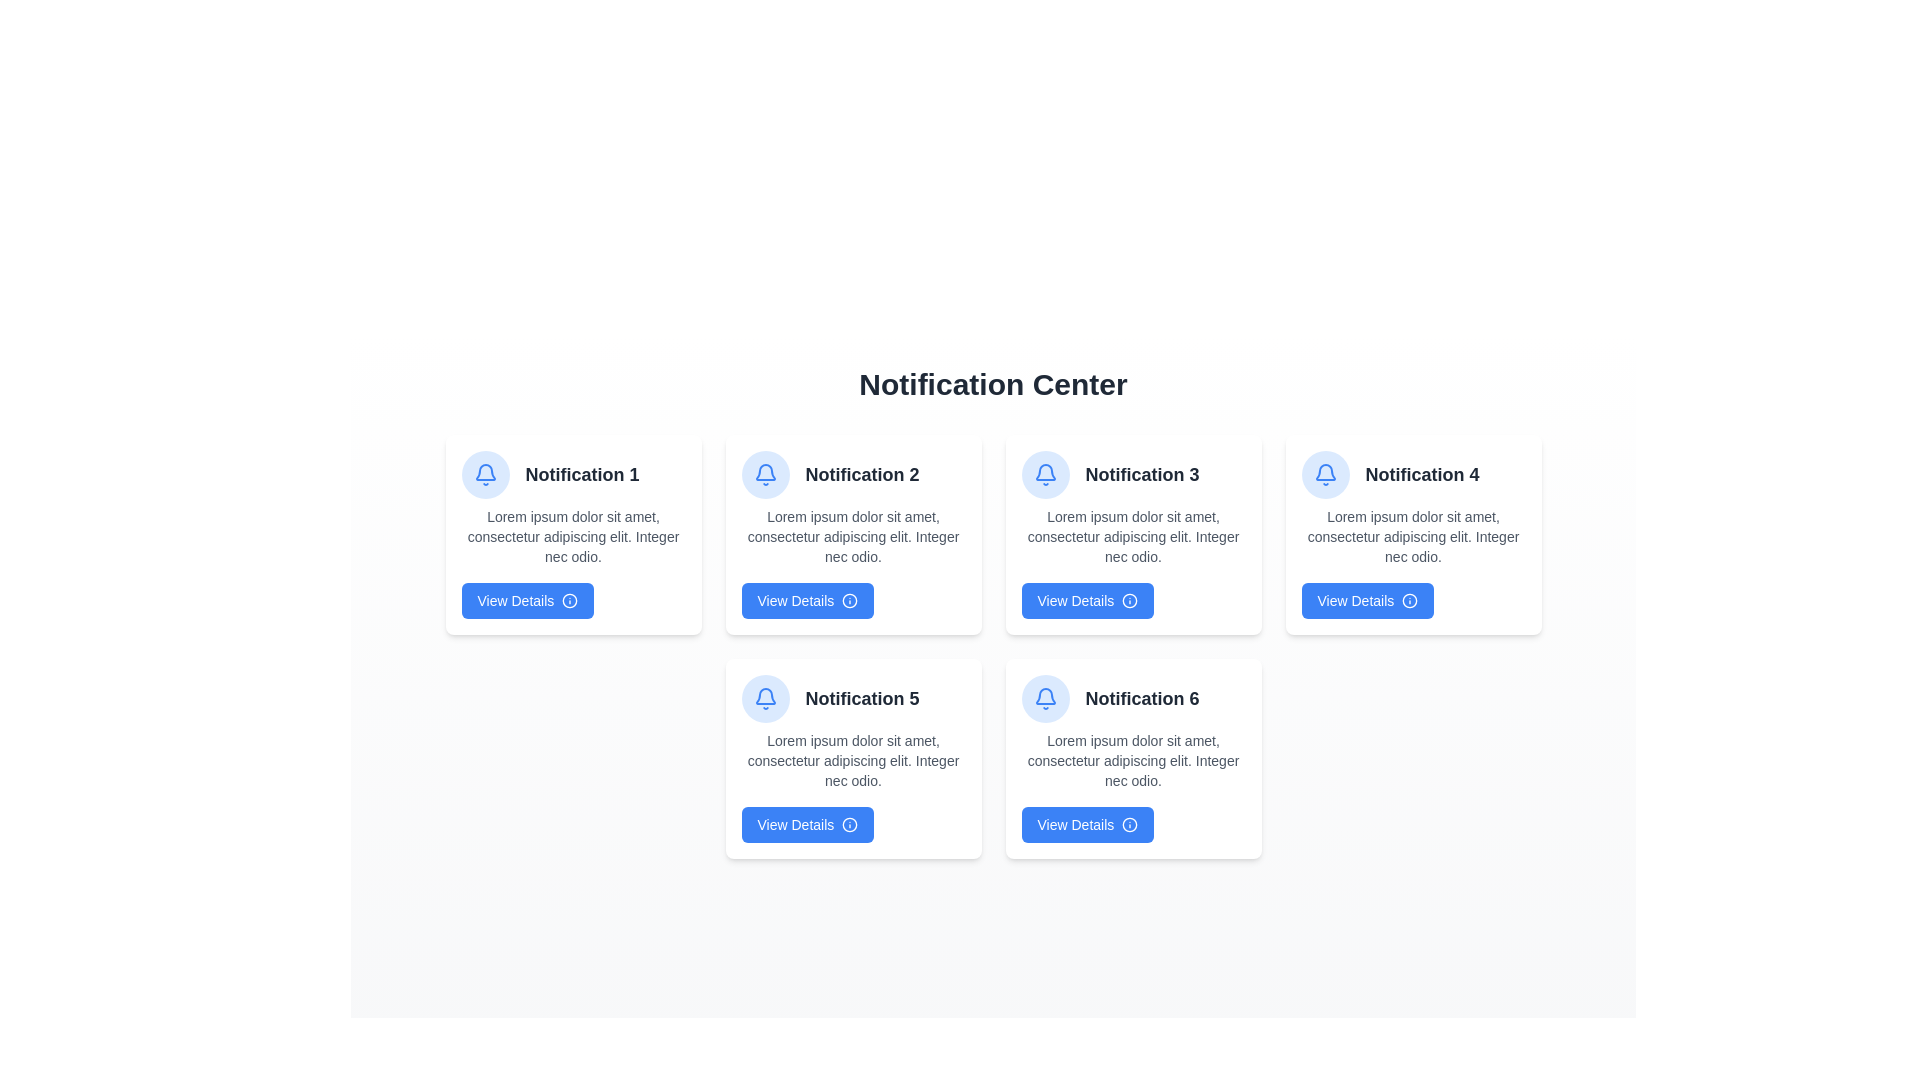 The image size is (1920, 1080). I want to click on keyboard navigation, so click(1086, 825).